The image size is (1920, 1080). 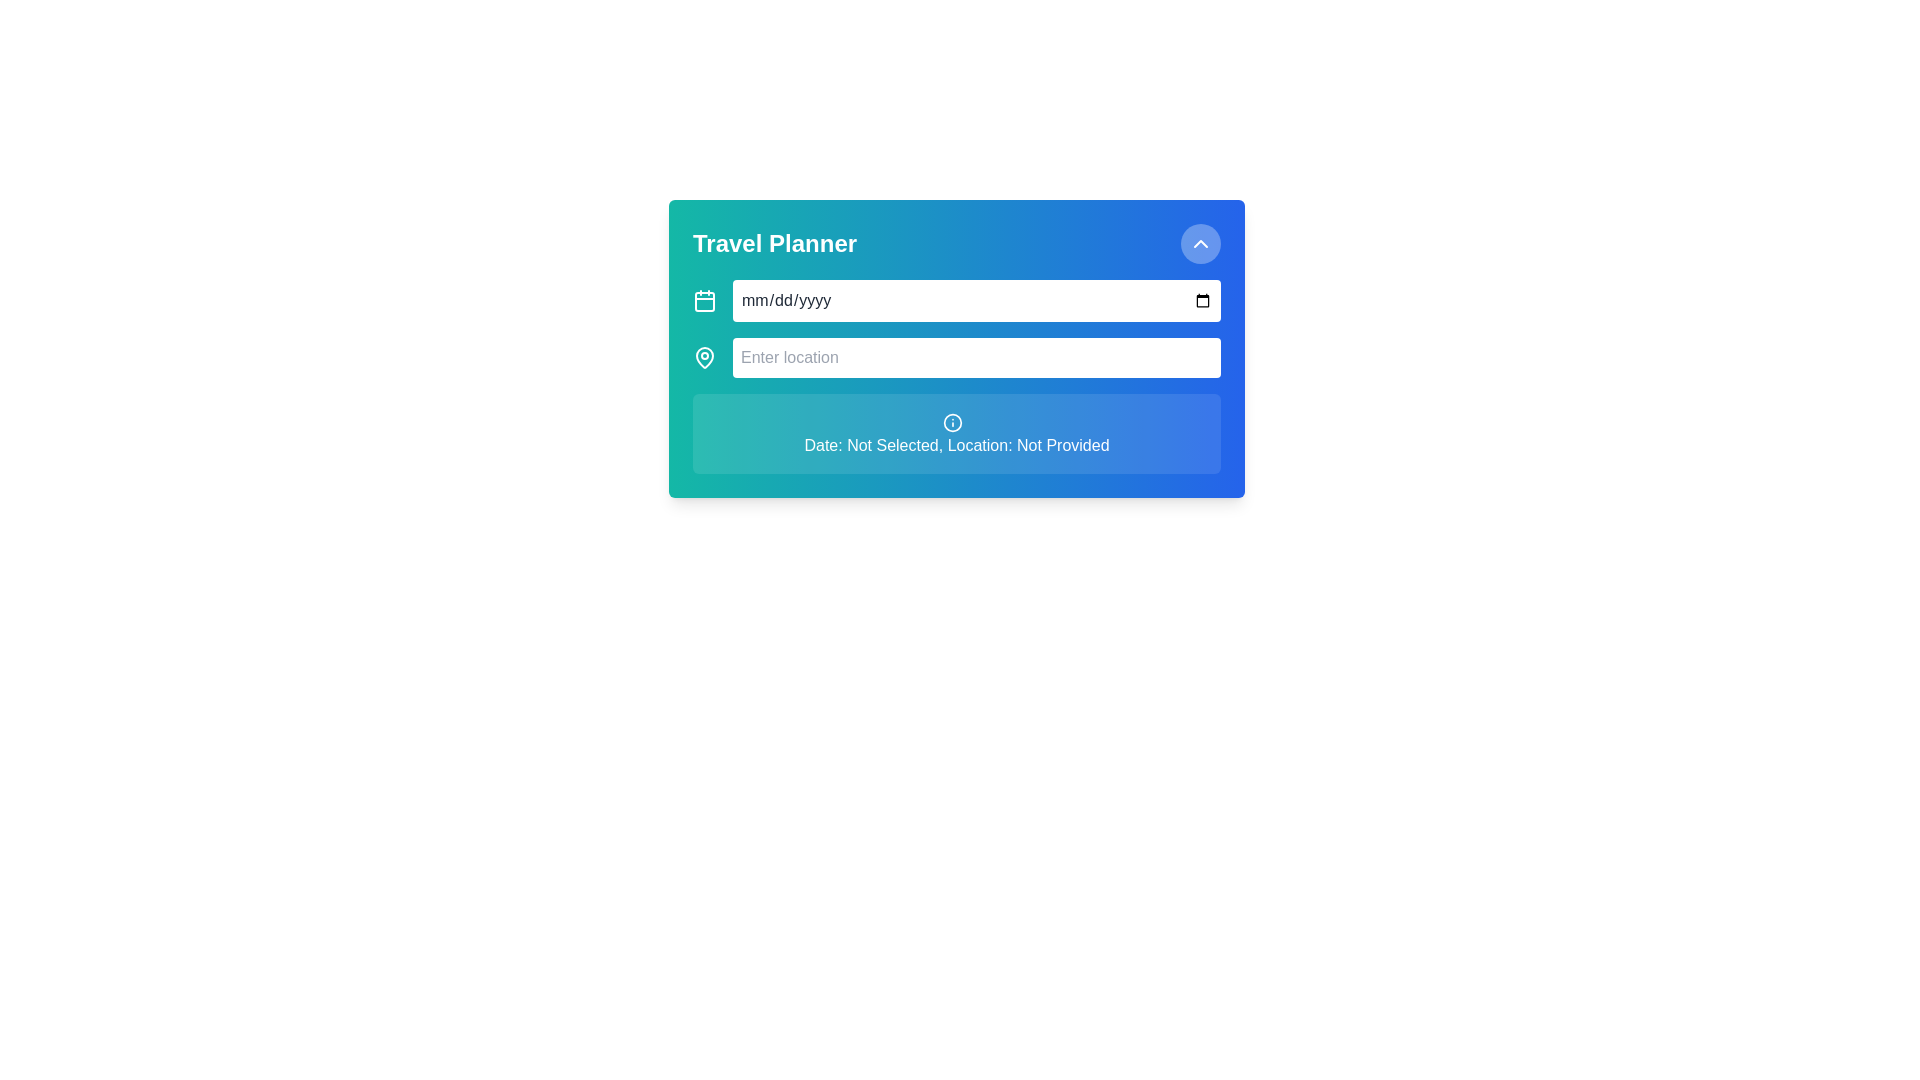 I want to click on the calendar icon with a square outline and rounded corners, located near the top left of the 'Travel Planner' interface, immediately left of the date input field, so click(x=705, y=300).